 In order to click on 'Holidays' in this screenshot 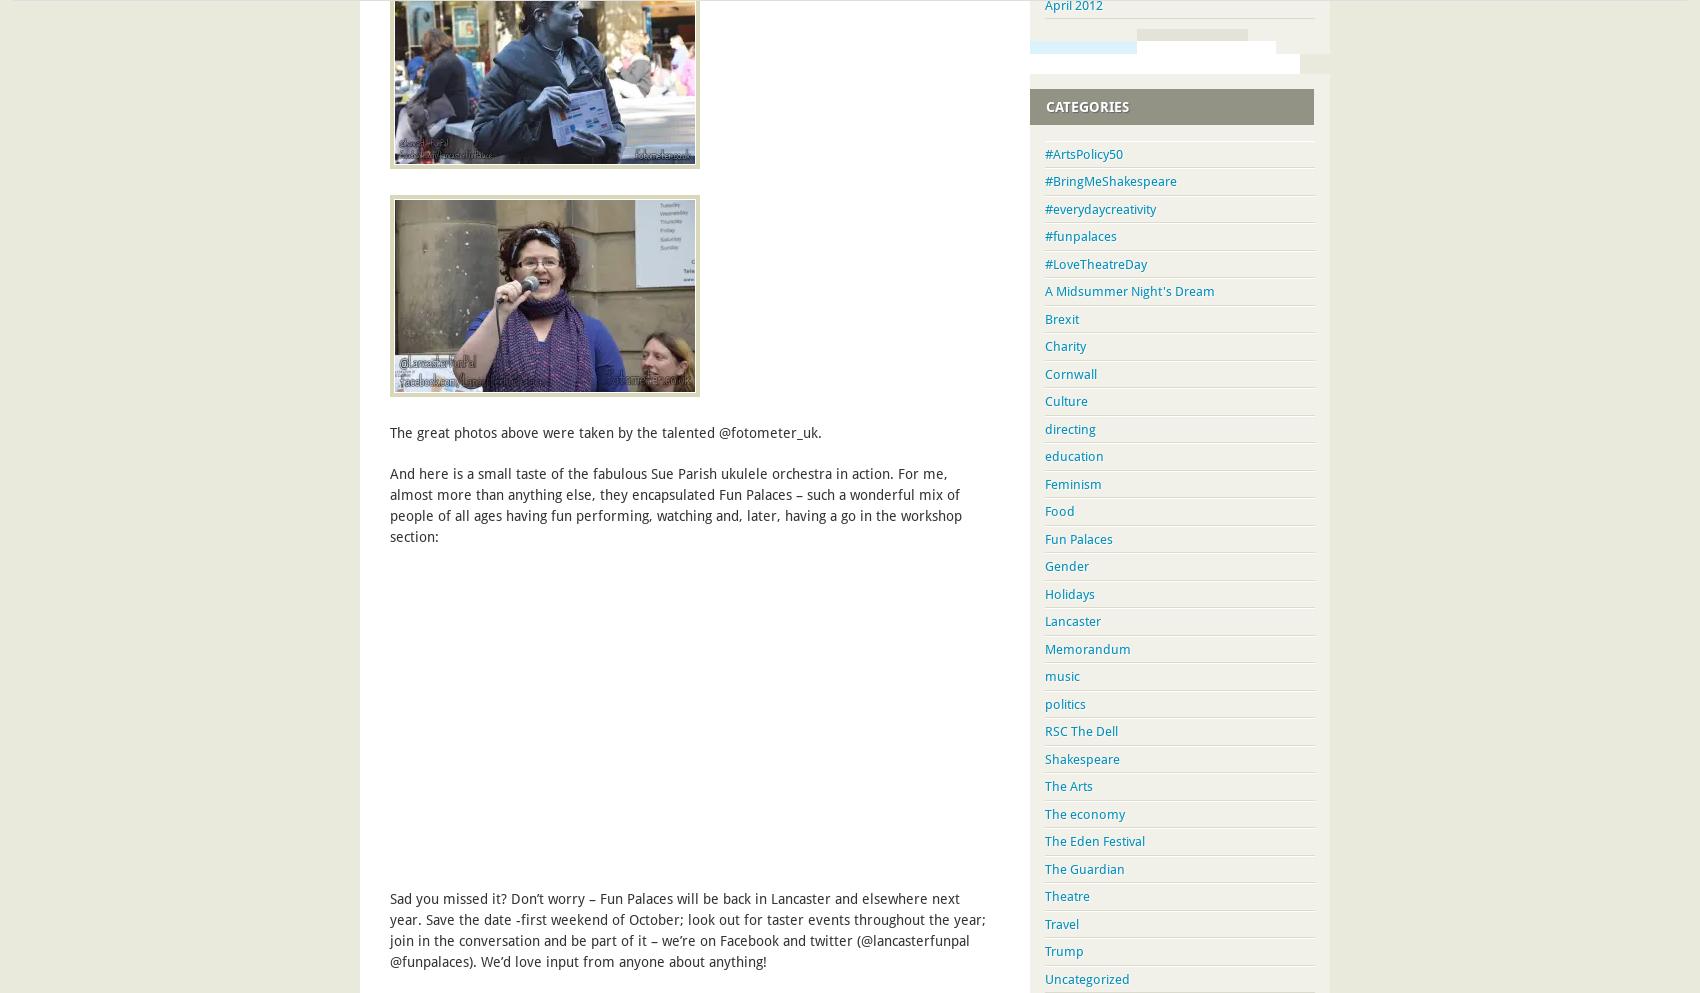, I will do `click(1043, 593)`.